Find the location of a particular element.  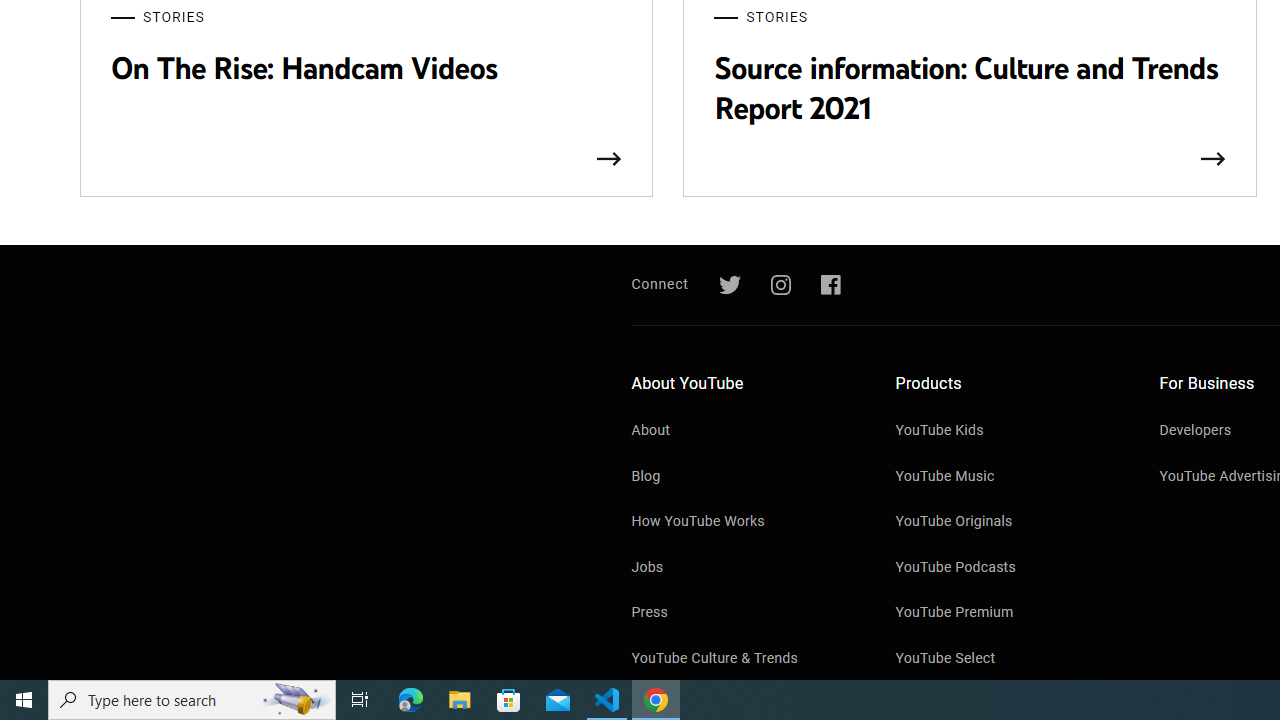

'Facebook' is located at coordinates (830, 285).